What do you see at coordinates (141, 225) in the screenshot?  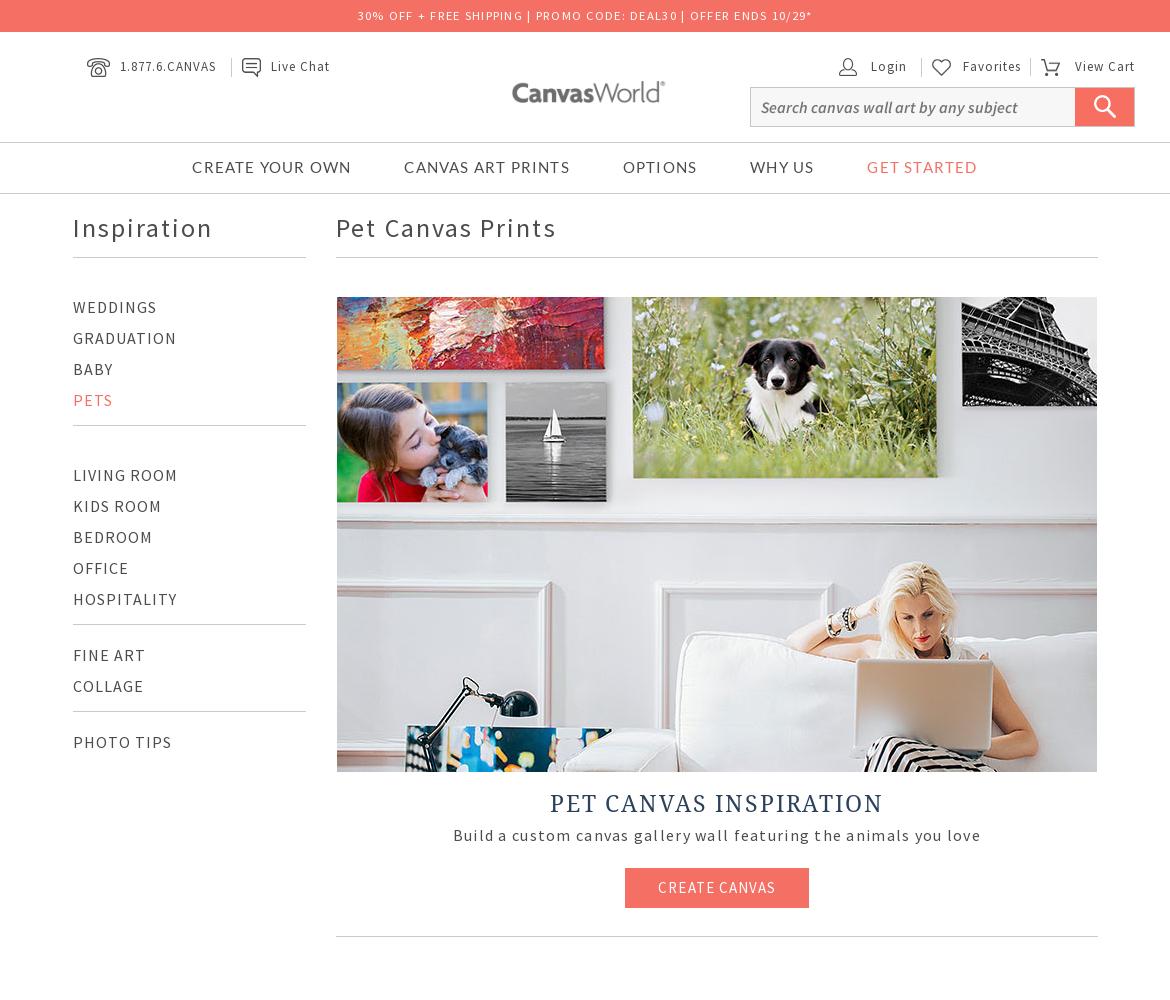 I see `'Inspiration'` at bounding box center [141, 225].